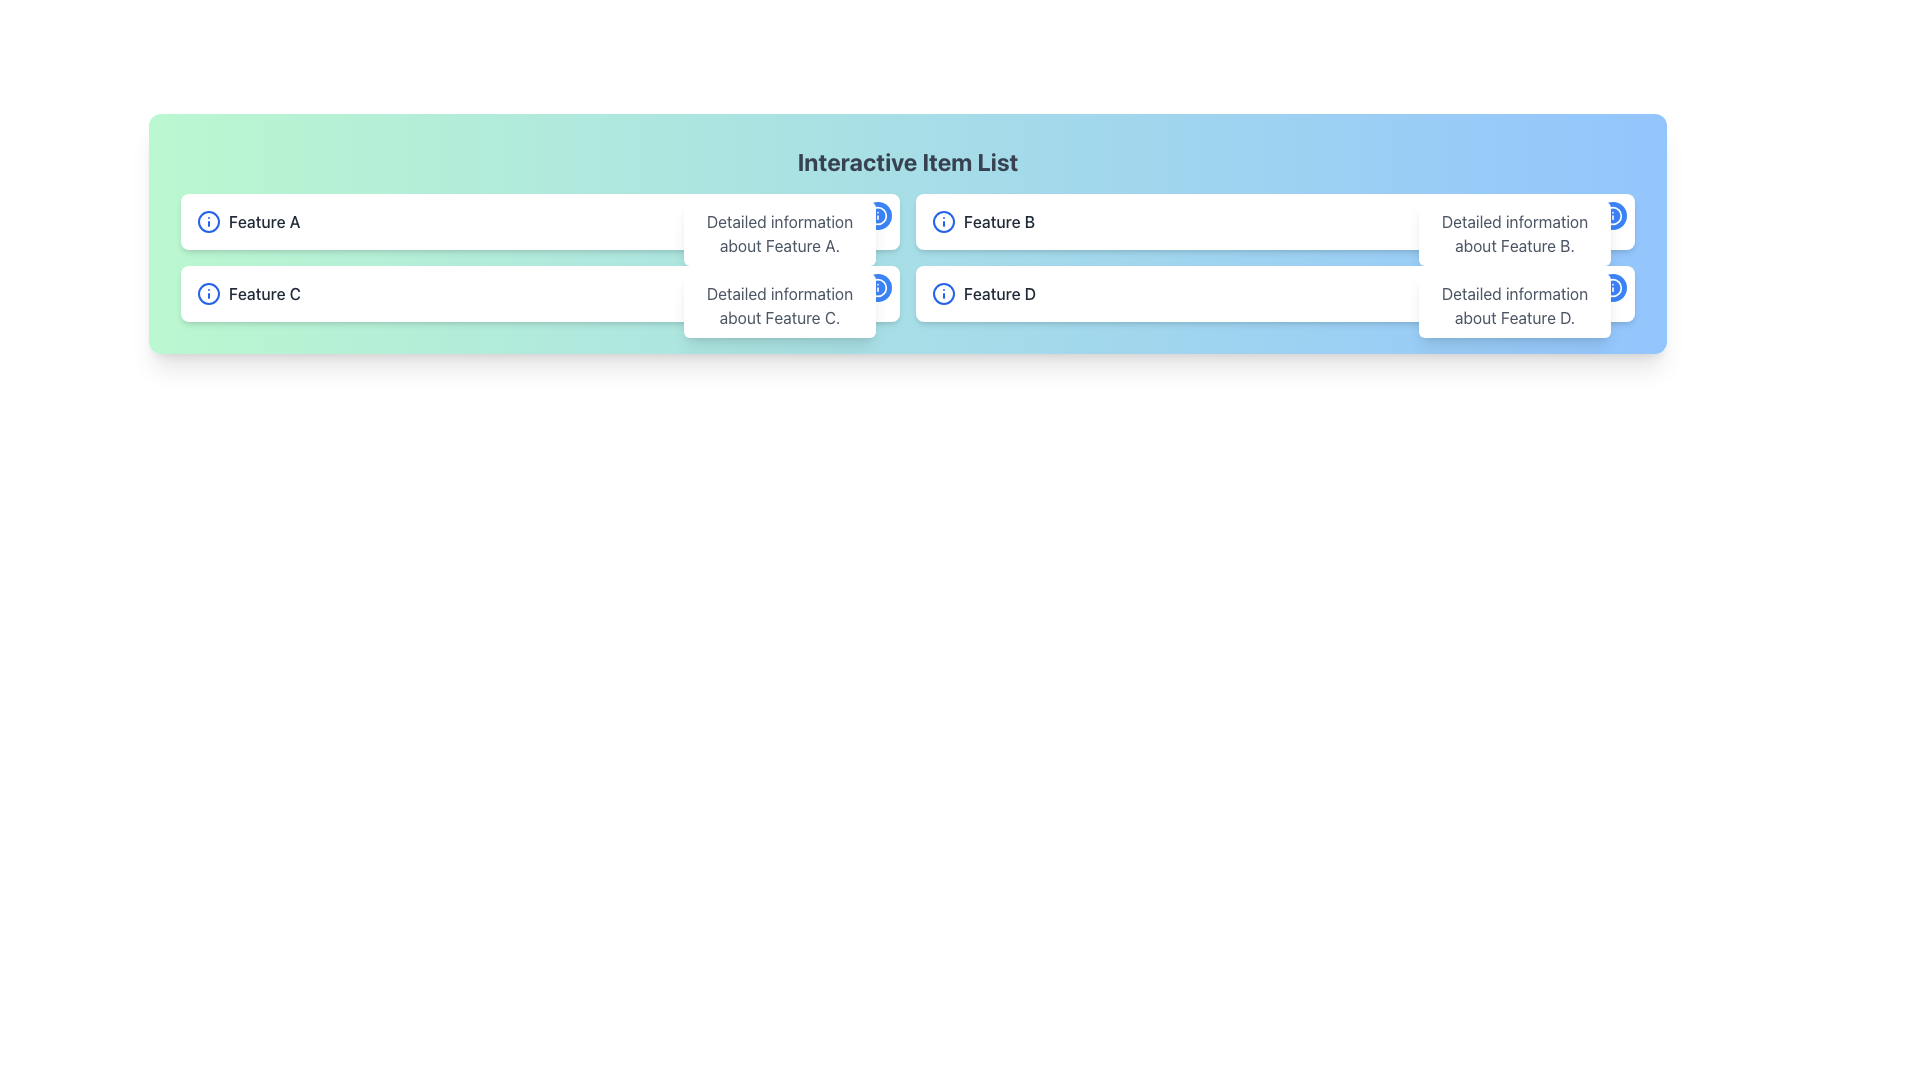 Image resolution: width=1920 pixels, height=1080 pixels. Describe the element at coordinates (878, 216) in the screenshot. I see `the circular blue Icon Button with a white outline containing an 'i' symbol, located in the top-right section of the interface associated with 'Feature D'` at that location.